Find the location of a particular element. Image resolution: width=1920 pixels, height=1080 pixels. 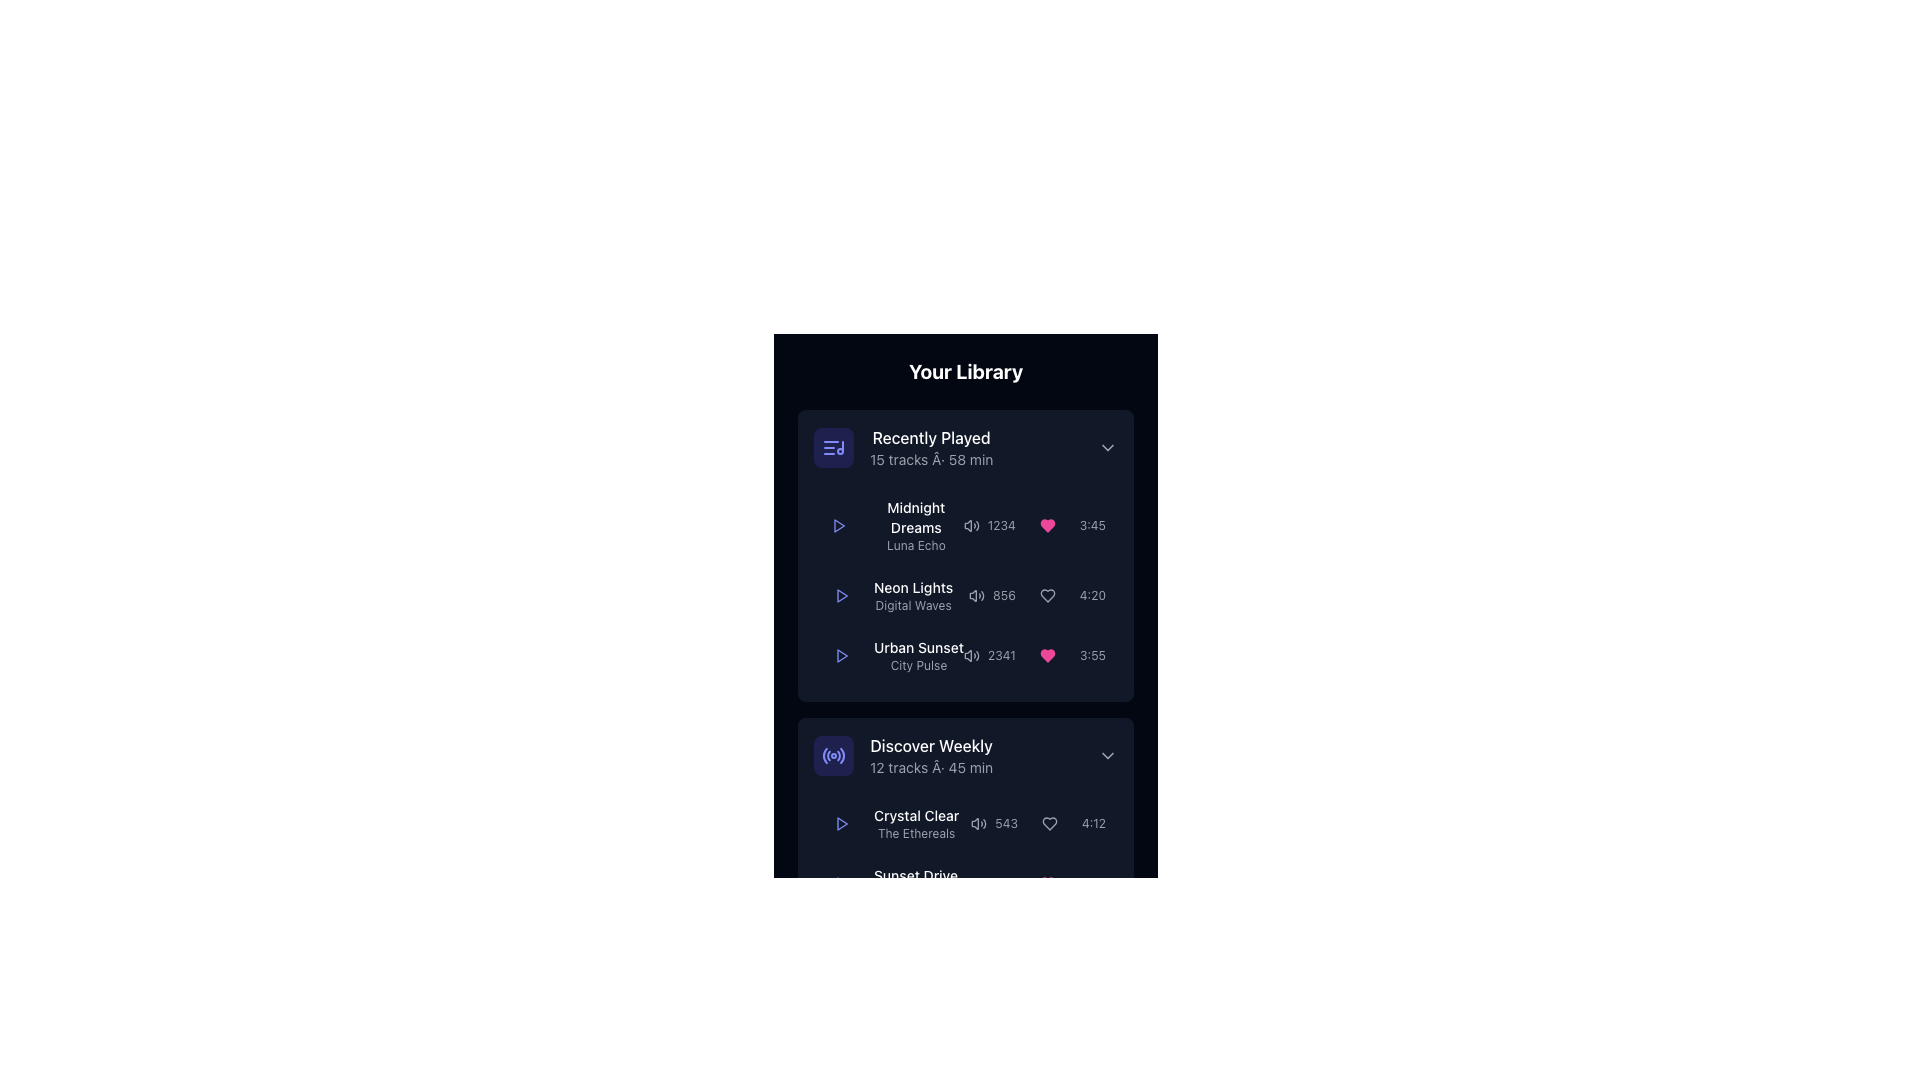

the label displaying the number of plays or listens for the 'Crystal Clear' track in the 'Discover Weekly' section to associate the number with the corresponding track is located at coordinates (994, 824).